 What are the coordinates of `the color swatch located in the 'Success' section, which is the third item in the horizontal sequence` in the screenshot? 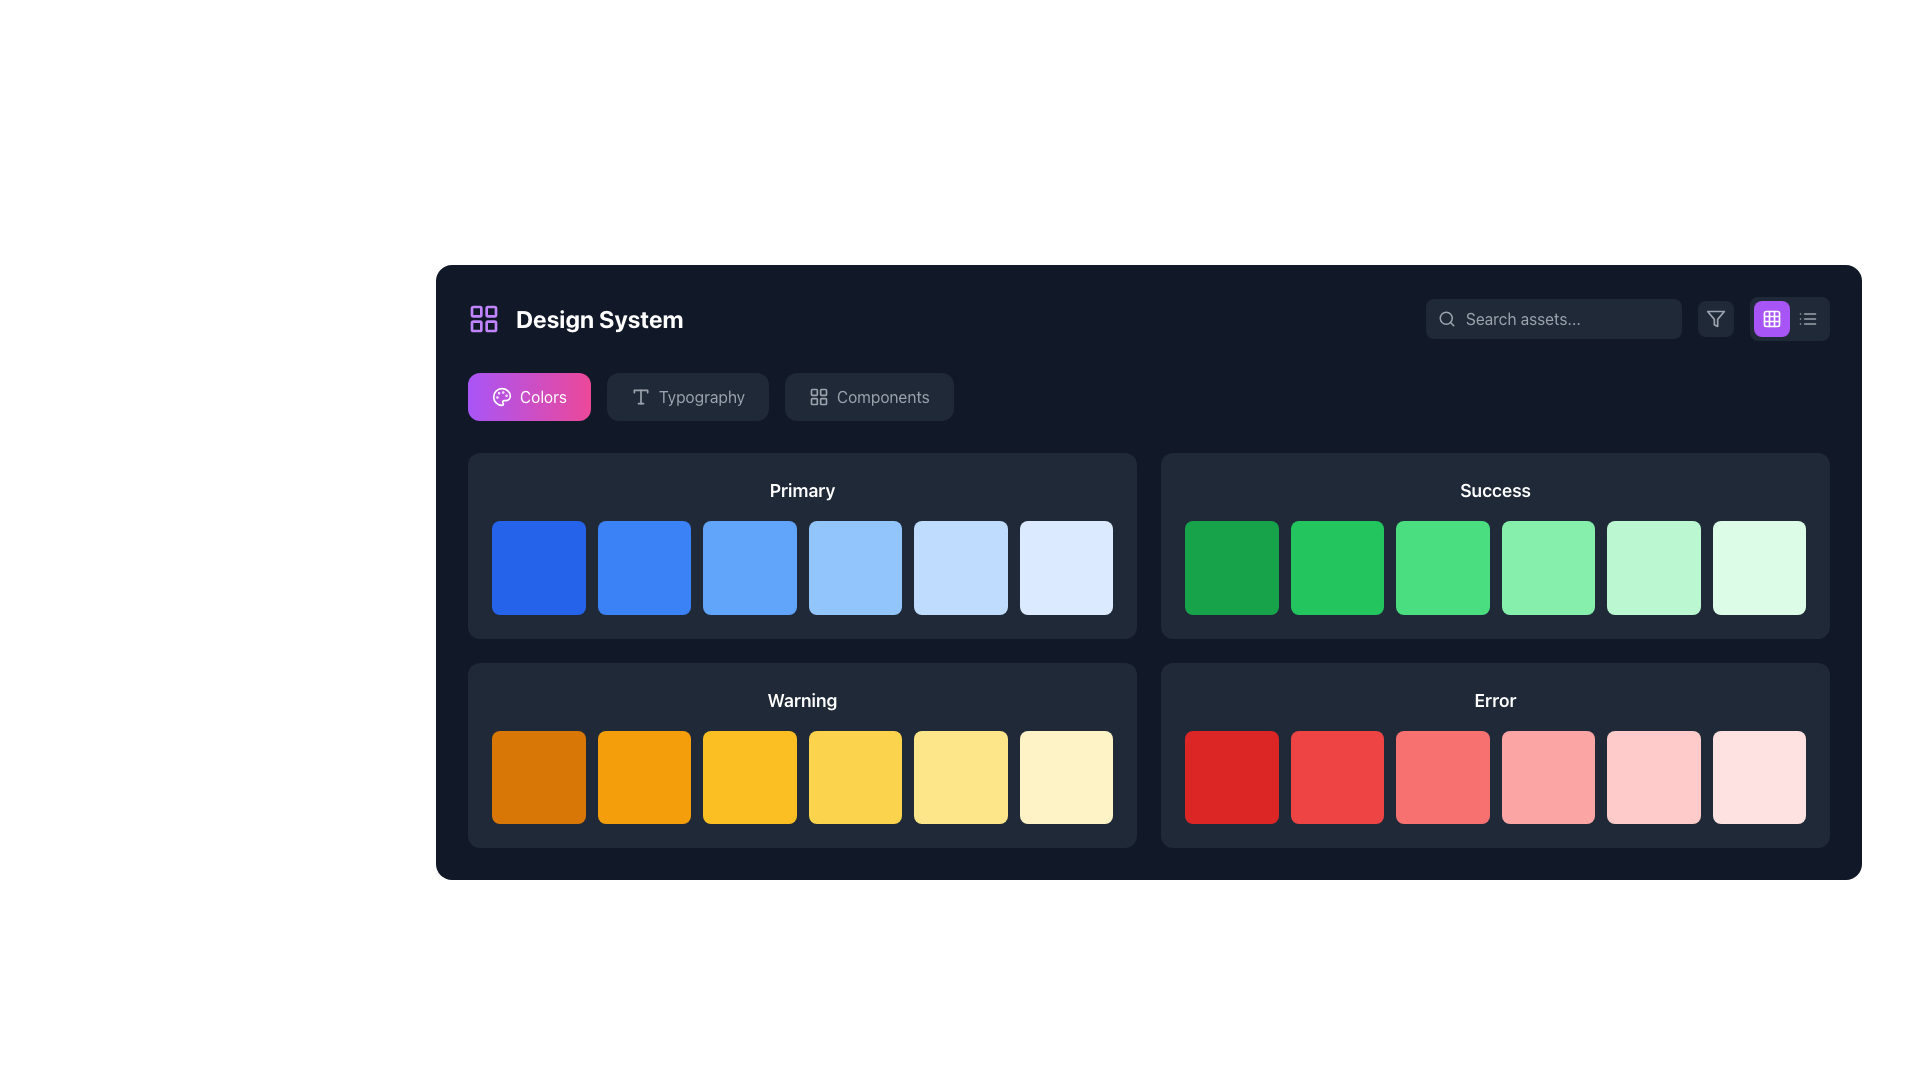 It's located at (1544, 565).